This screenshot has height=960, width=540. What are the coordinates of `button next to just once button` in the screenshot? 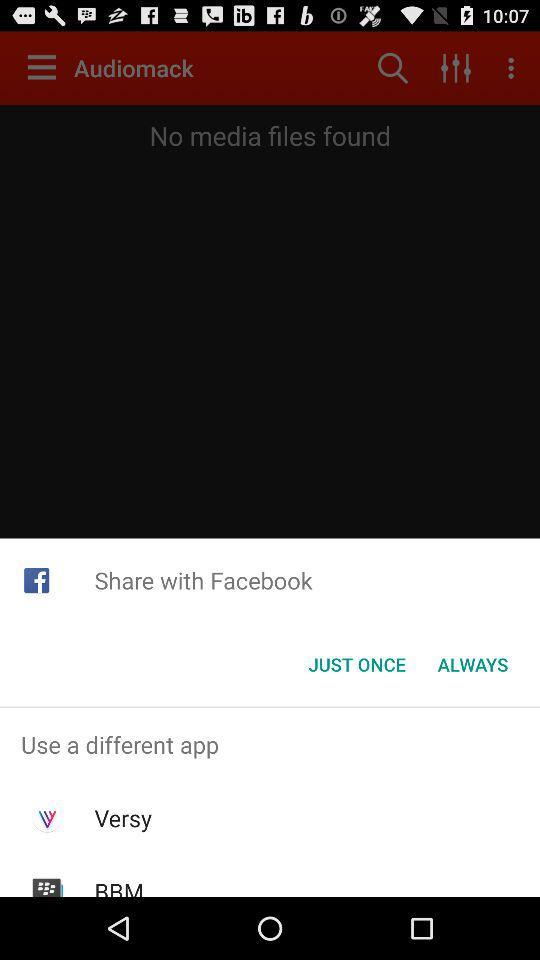 It's located at (472, 664).